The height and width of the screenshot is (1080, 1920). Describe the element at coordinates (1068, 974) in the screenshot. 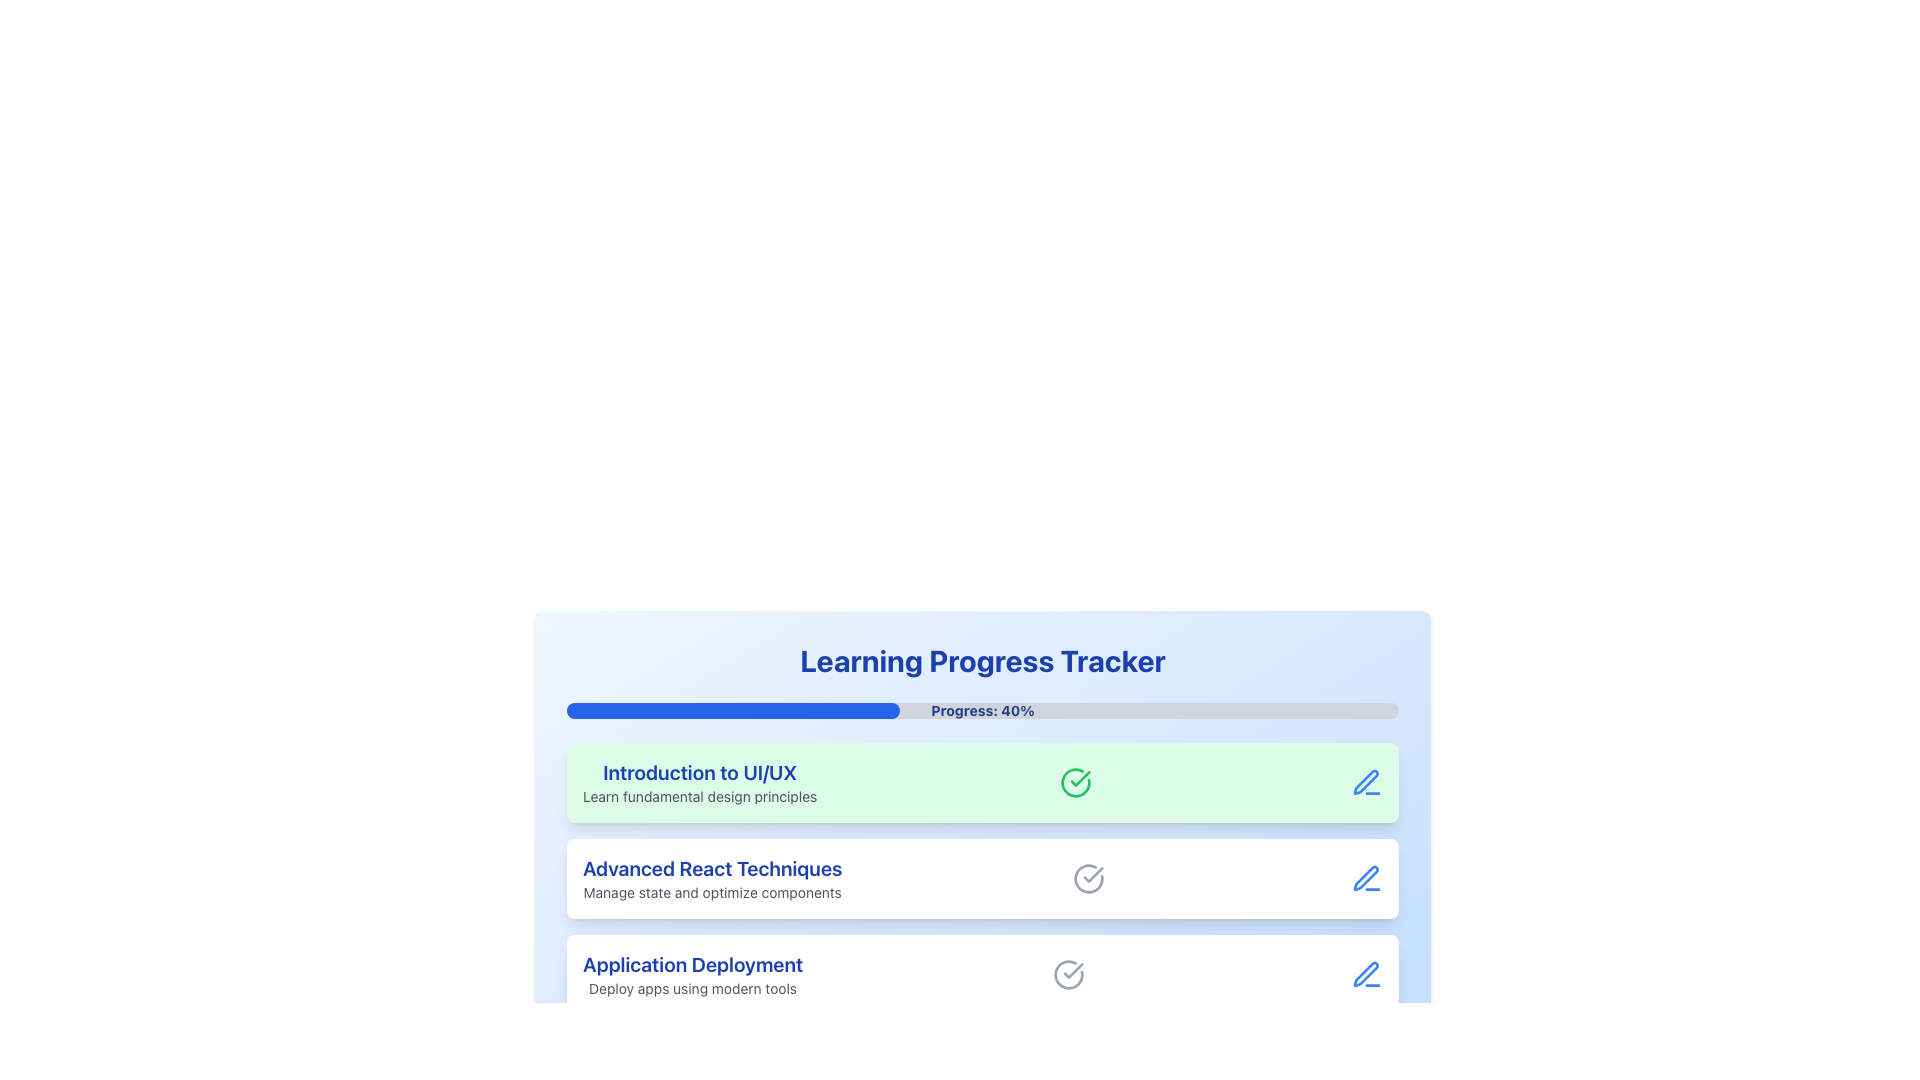

I see `the status indicated by the completion marker icon for the 'Application Deployment' item, located in the middle-right region of the interface` at that location.